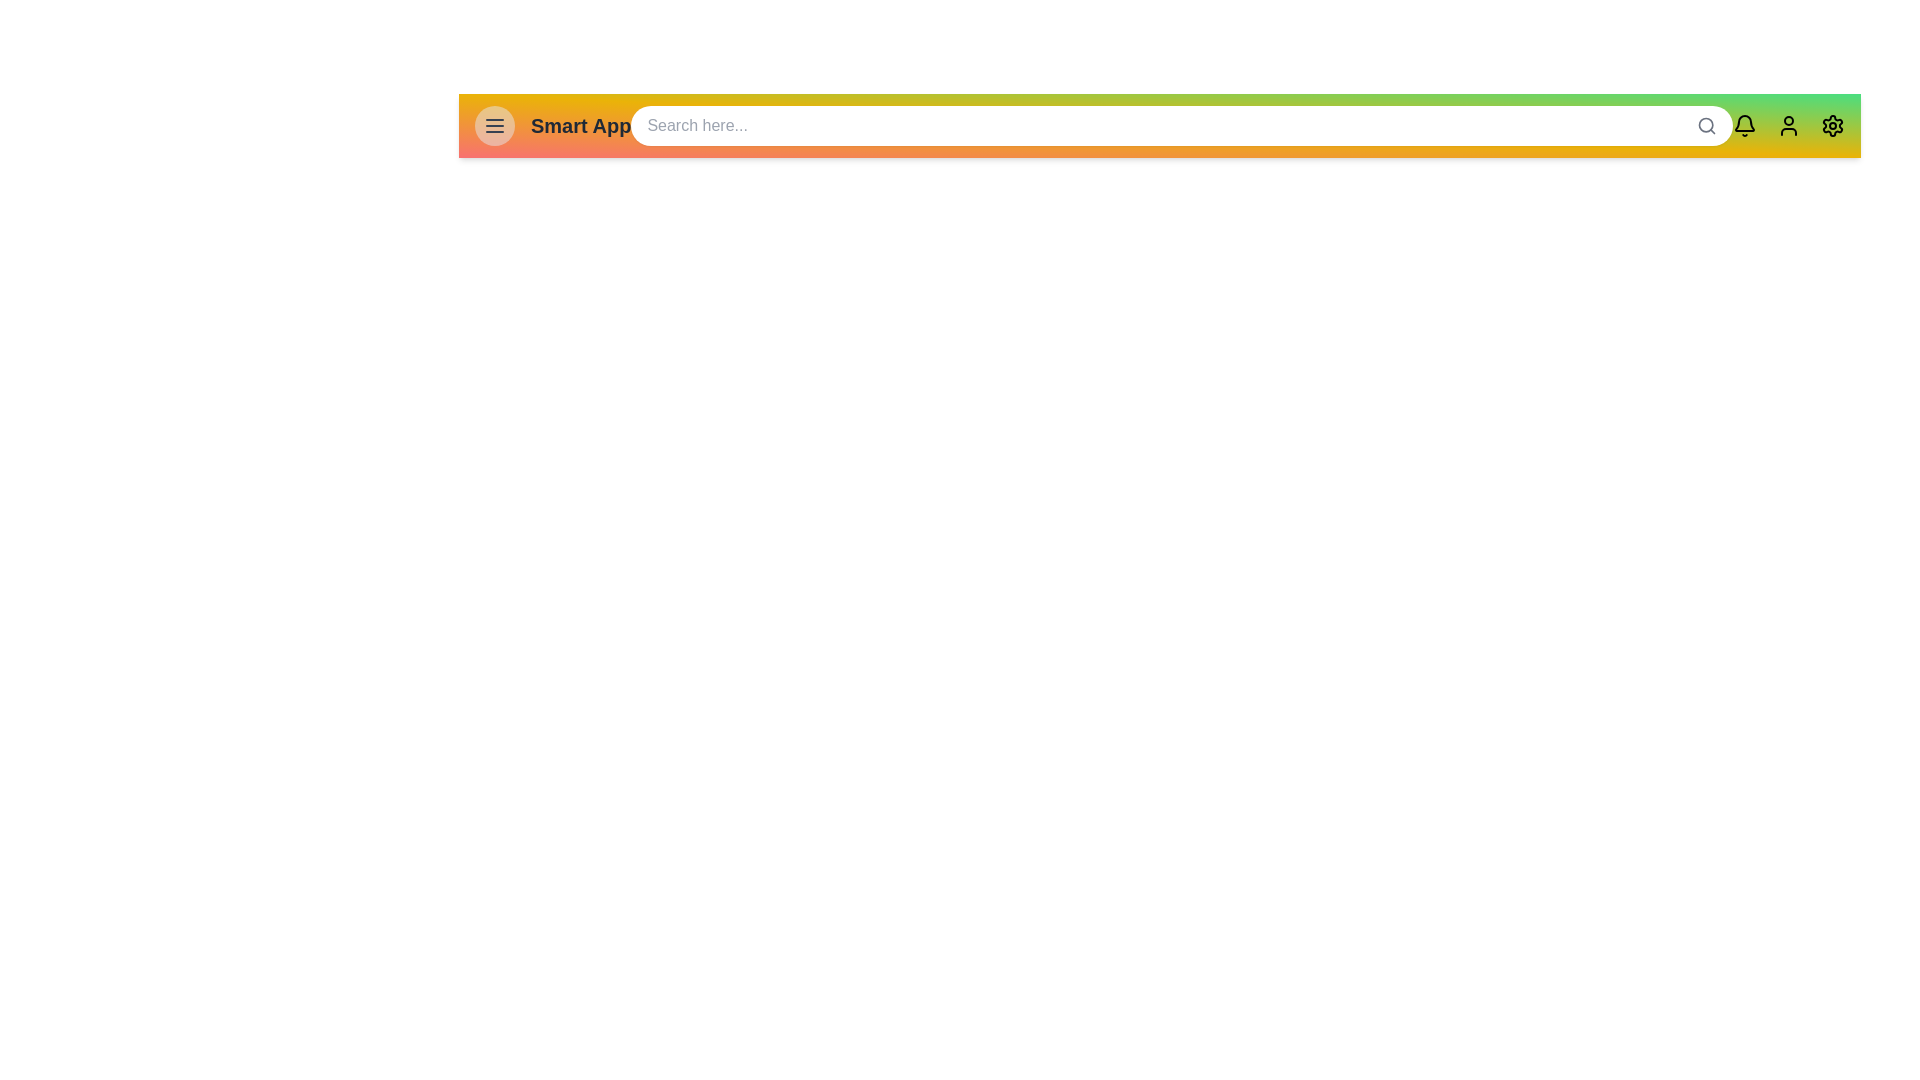 Image resolution: width=1920 pixels, height=1080 pixels. I want to click on the notification icon to view notifications, so click(1744, 126).